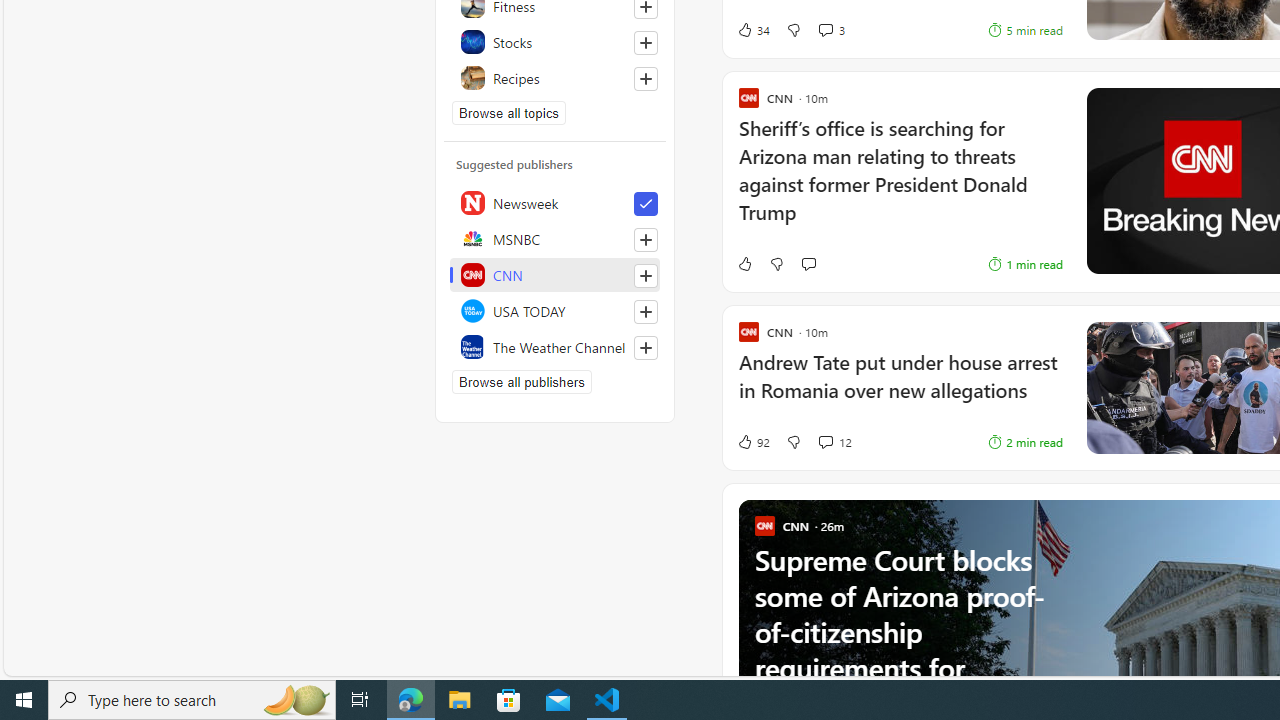 Image resolution: width=1280 pixels, height=720 pixels. I want to click on 'Browse all topics', so click(509, 113).